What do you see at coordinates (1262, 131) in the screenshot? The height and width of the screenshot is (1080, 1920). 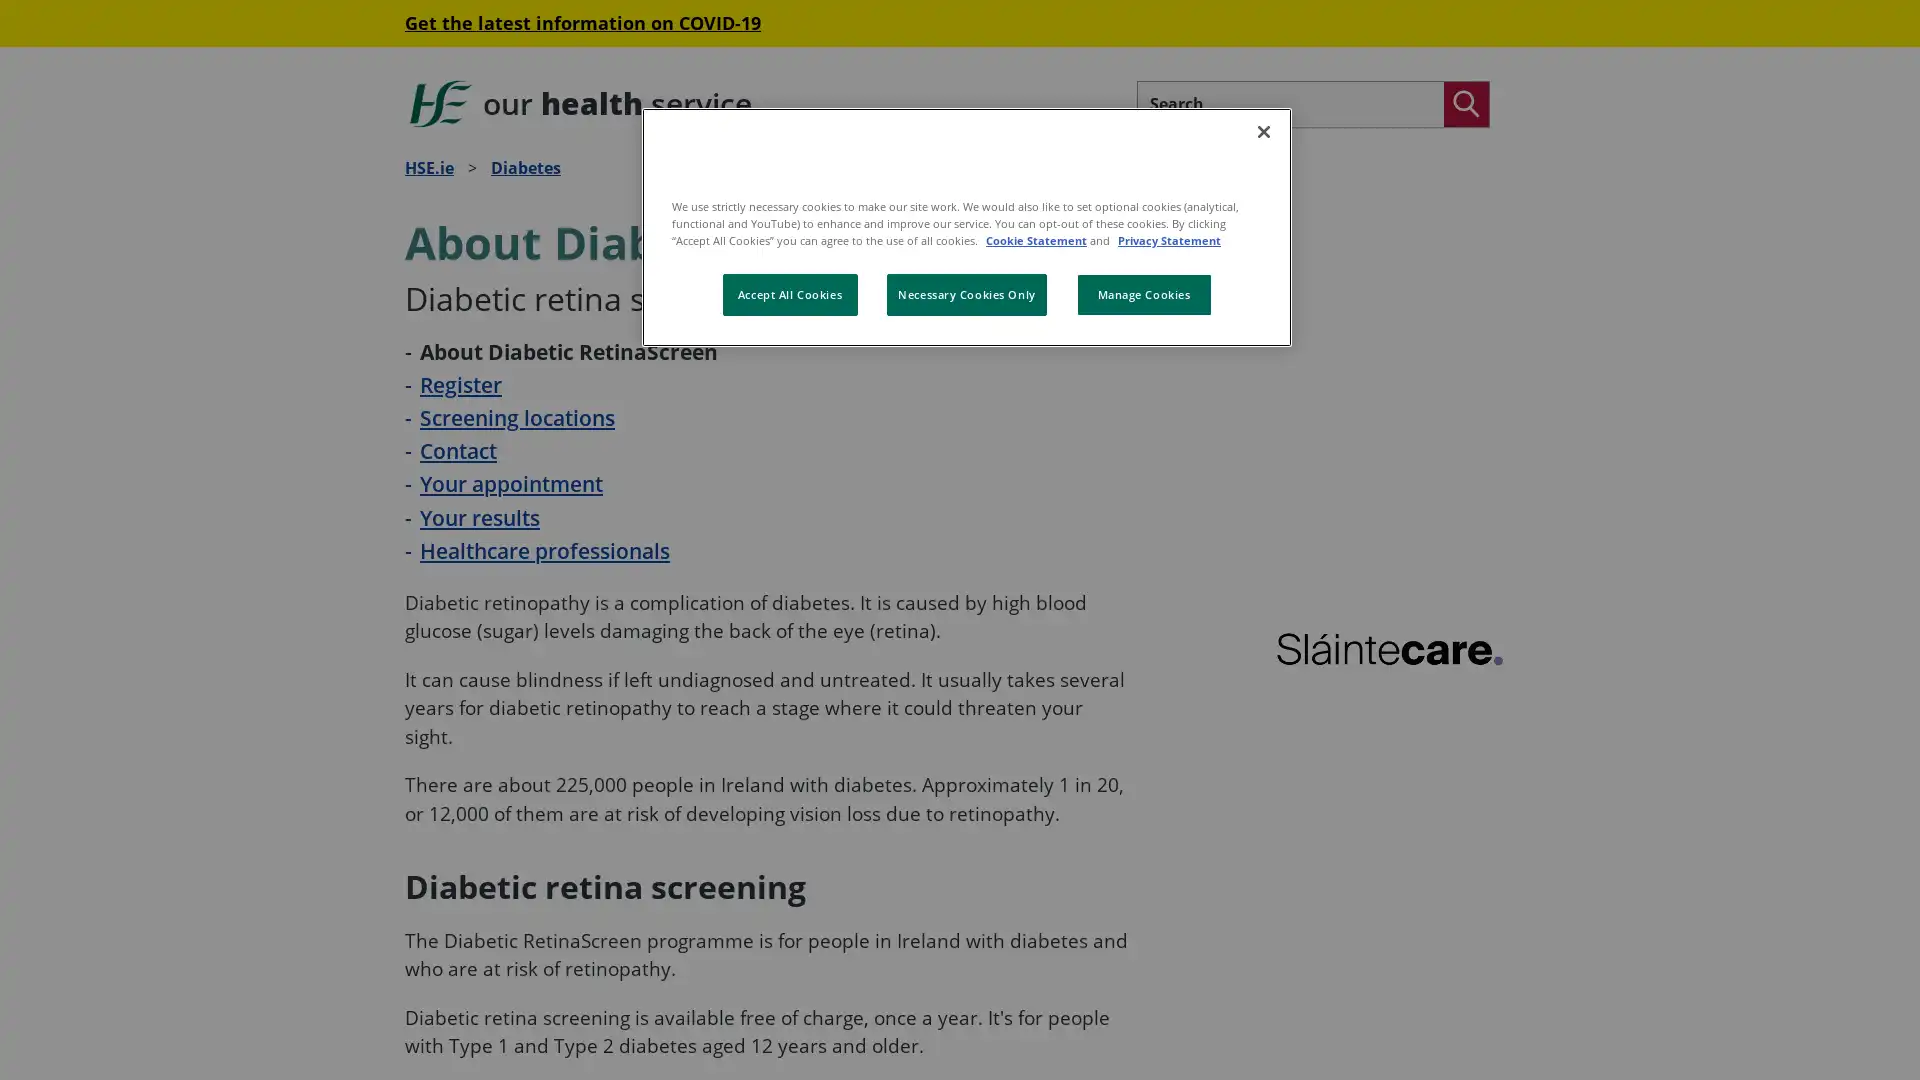 I see `Close` at bounding box center [1262, 131].